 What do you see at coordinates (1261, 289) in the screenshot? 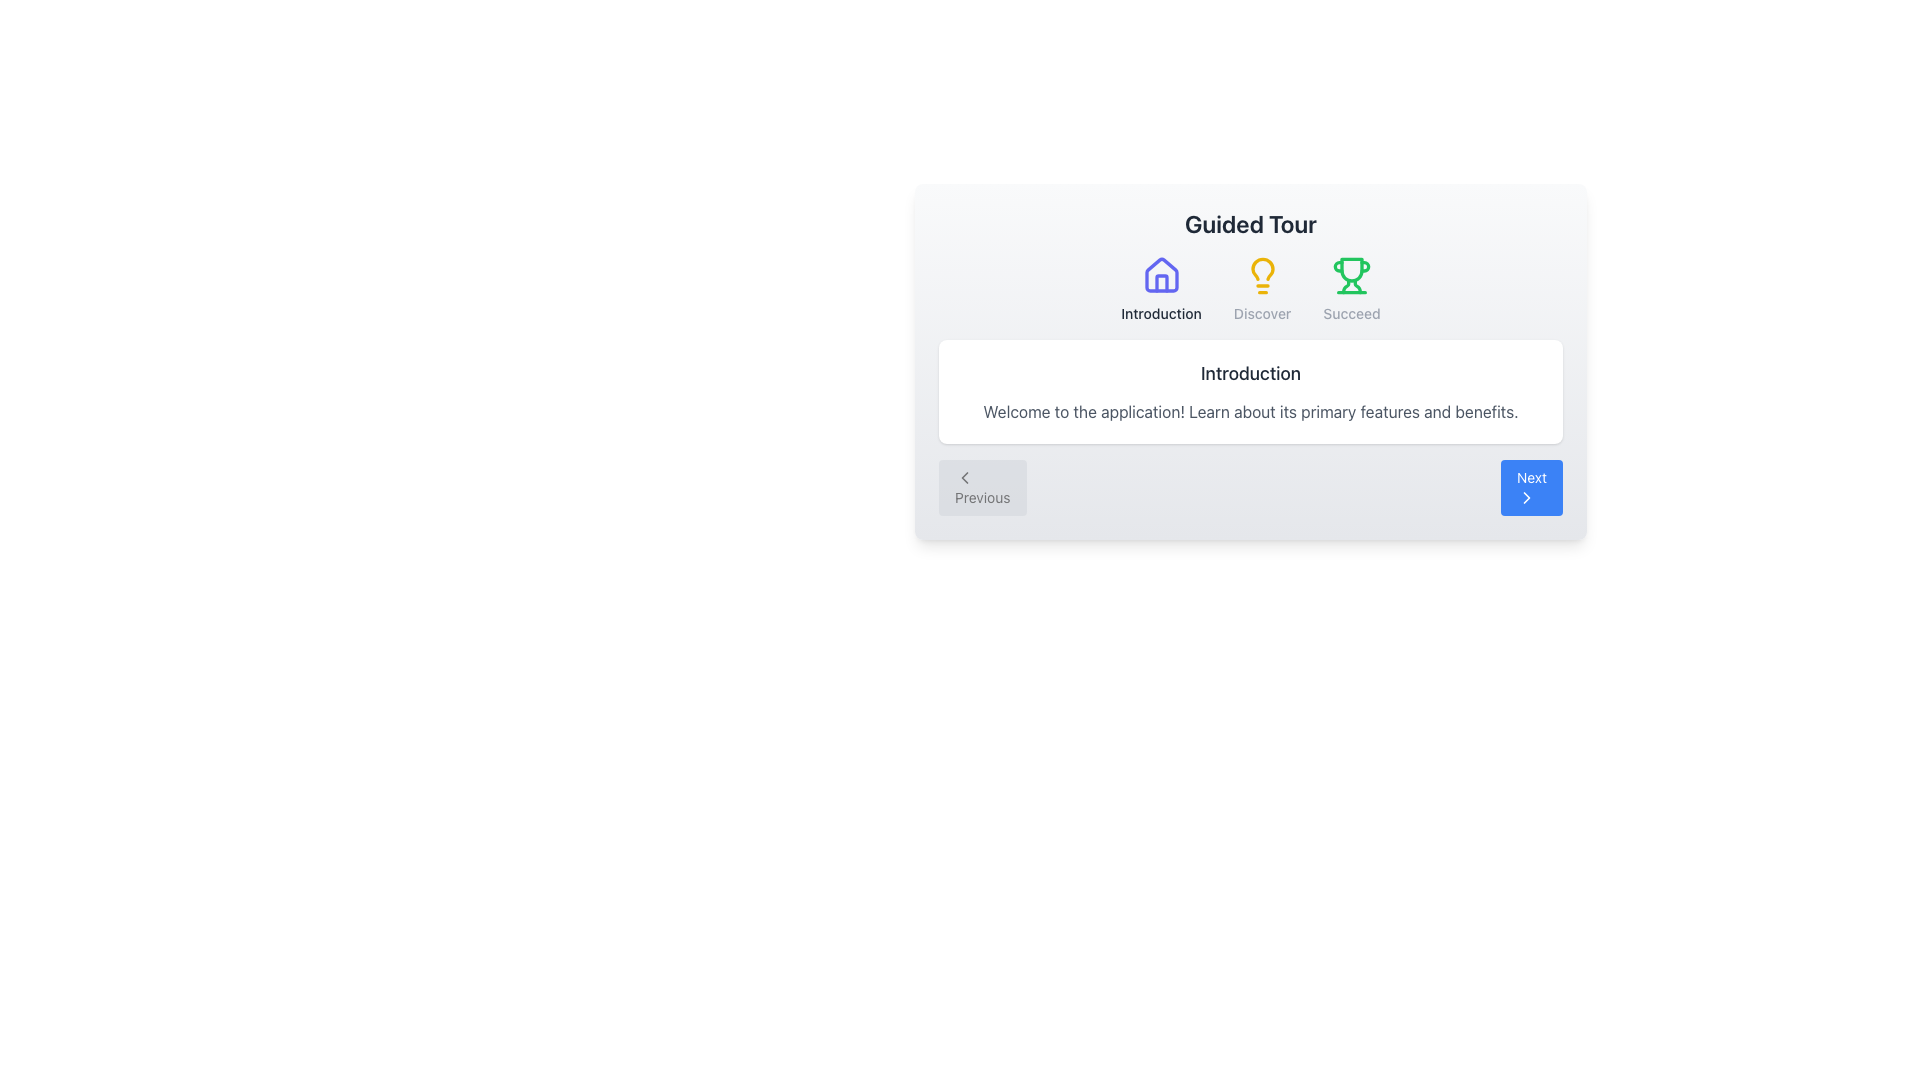
I see `the 'Discover' button, which features a yellow lightbulb icon and muted gray text, positioned centrally at the top of the interface` at bounding box center [1261, 289].